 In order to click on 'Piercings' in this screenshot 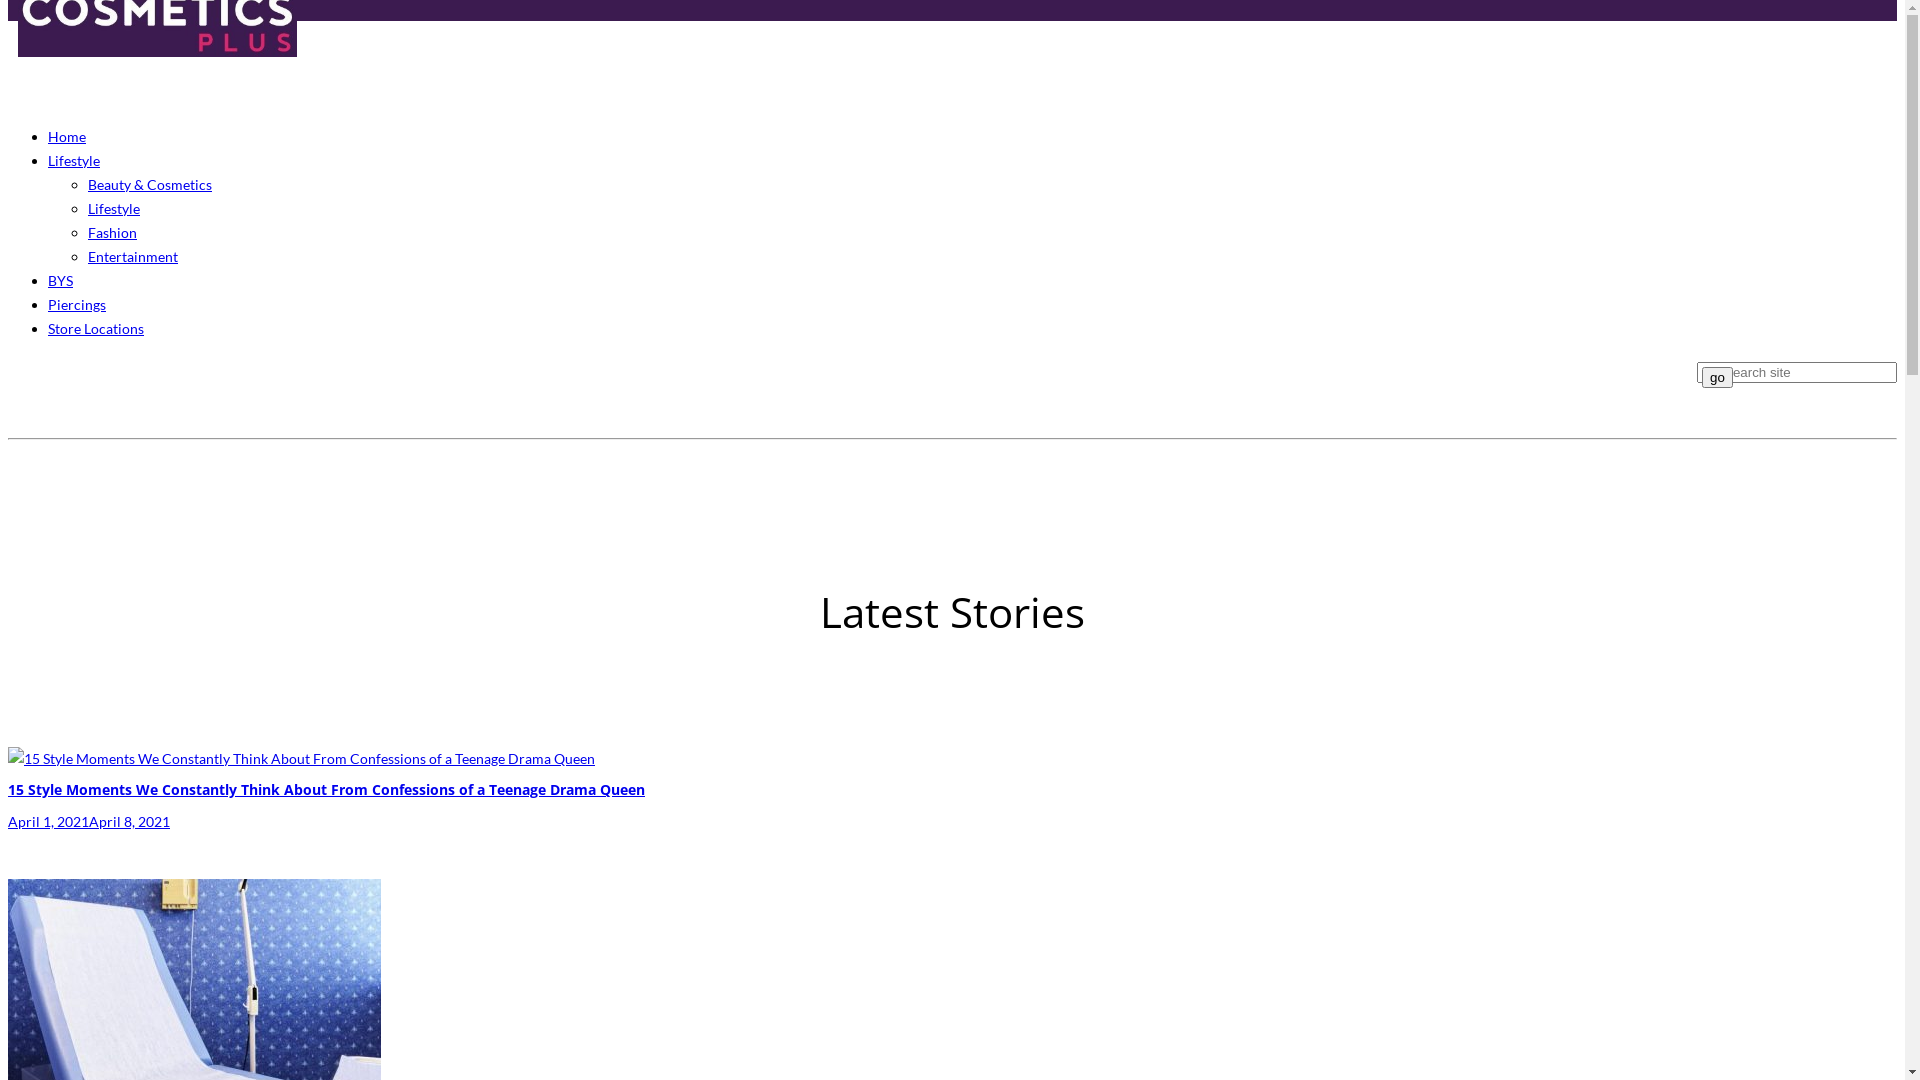, I will do `click(48, 304)`.